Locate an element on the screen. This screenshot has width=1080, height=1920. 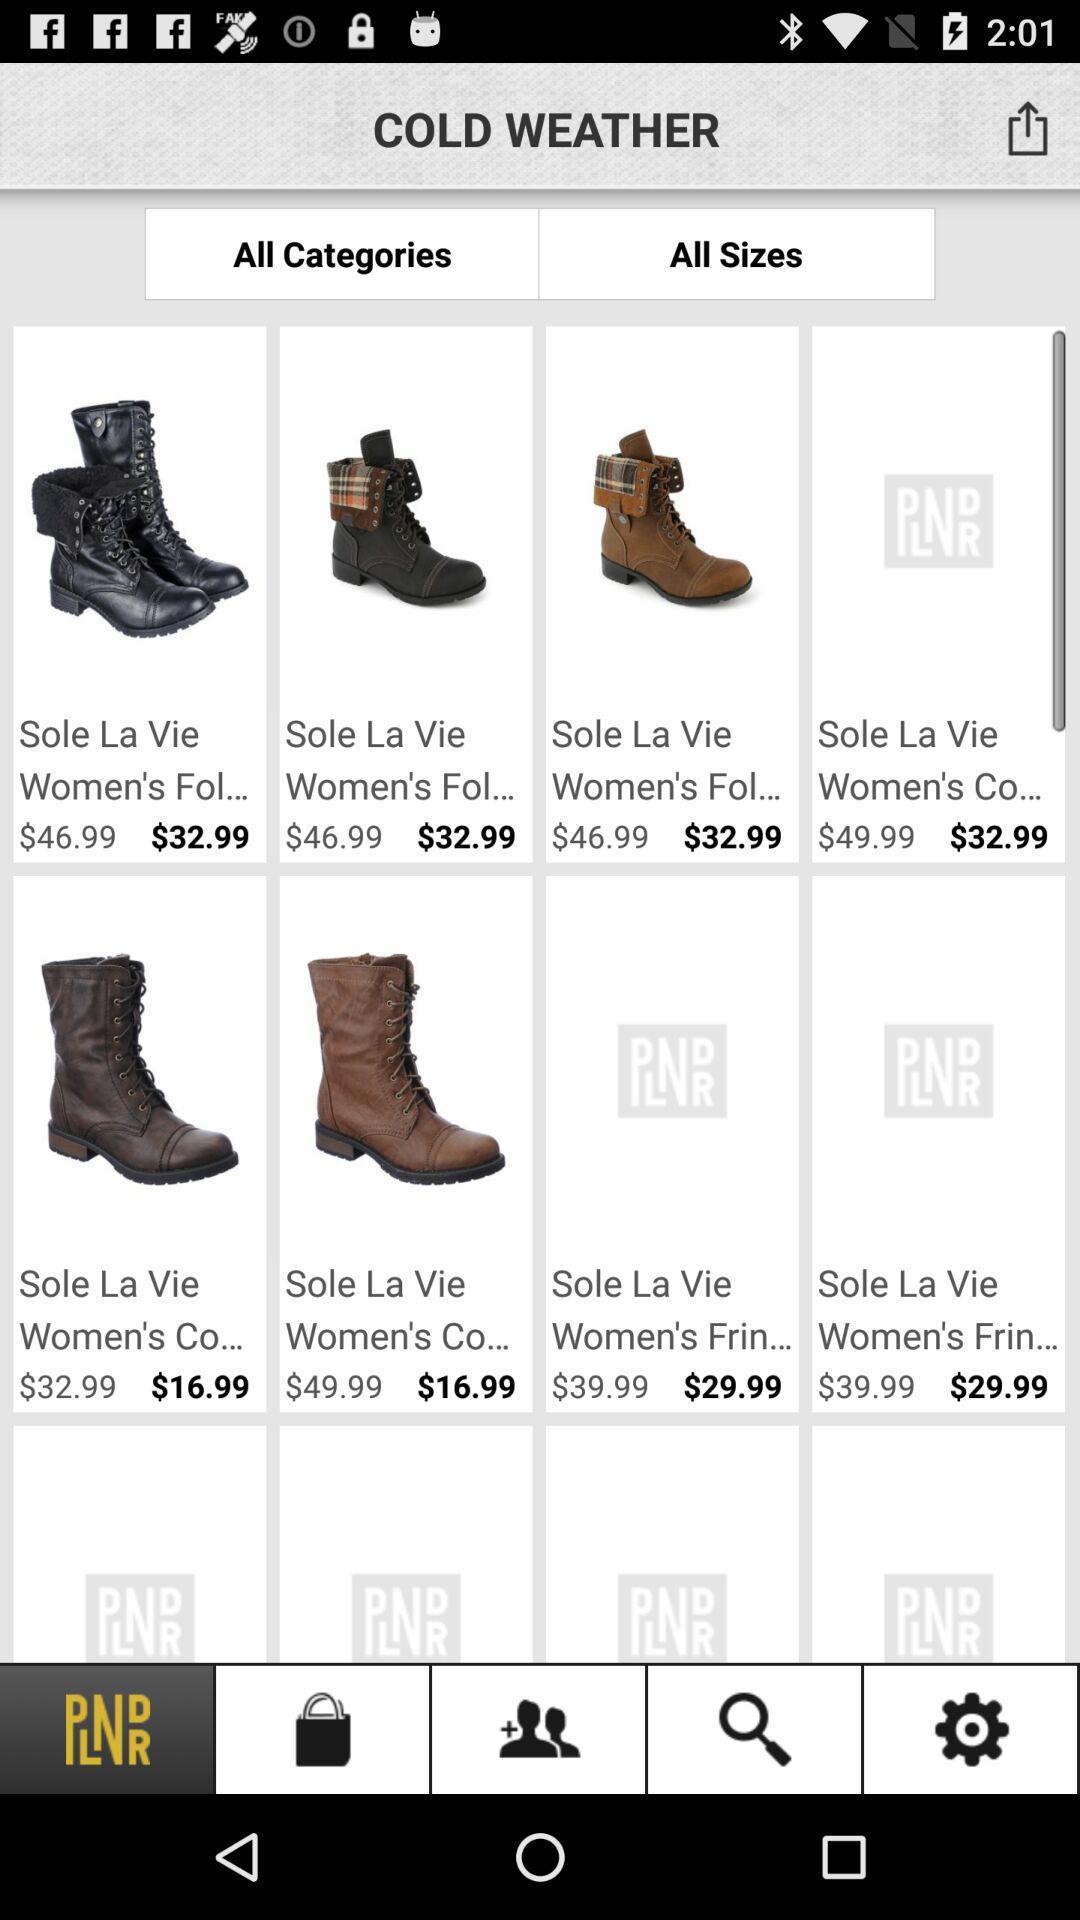
icon next to all categories icon is located at coordinates (736, 252).